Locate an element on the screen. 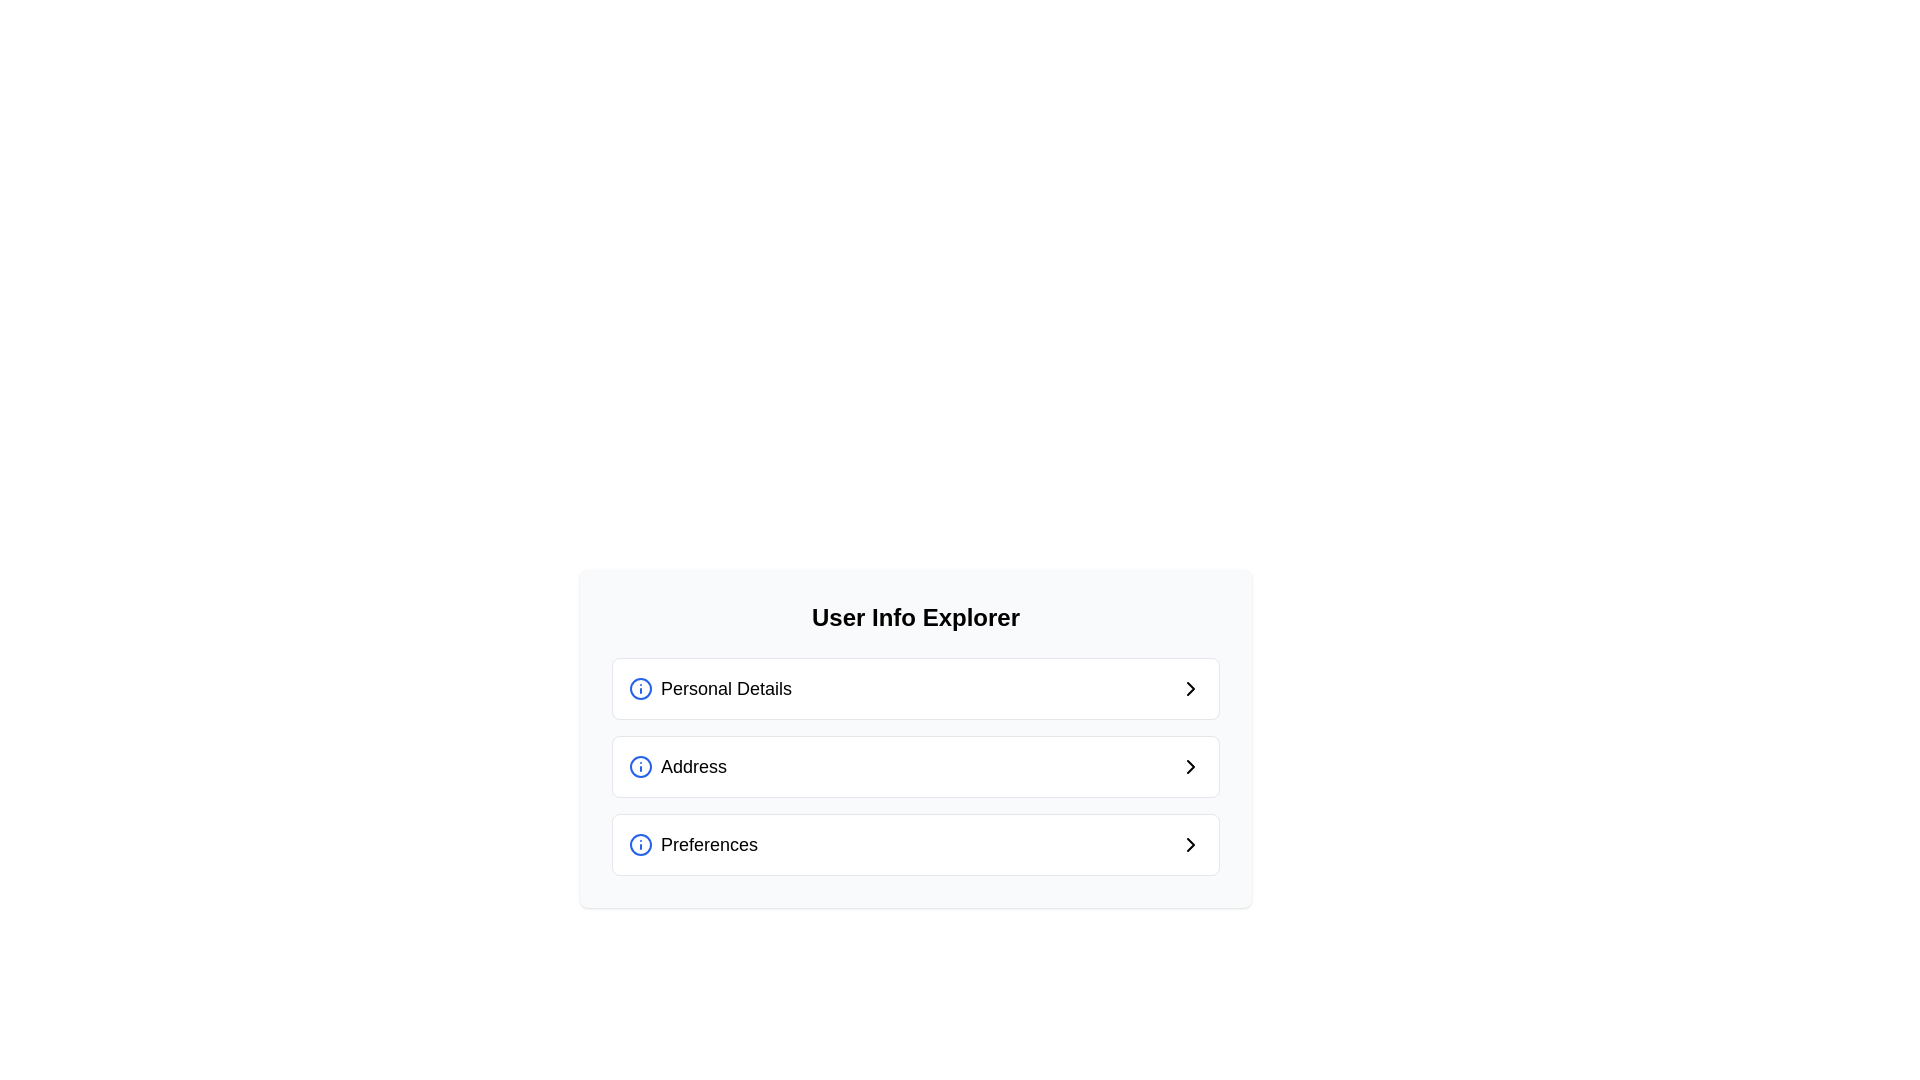 The image size is (1920, 1080). the SVG Circle element, which is a circular shape with a blue stroke color, centrally positioned in the third row of the list items is located at coordinates (641, 844).